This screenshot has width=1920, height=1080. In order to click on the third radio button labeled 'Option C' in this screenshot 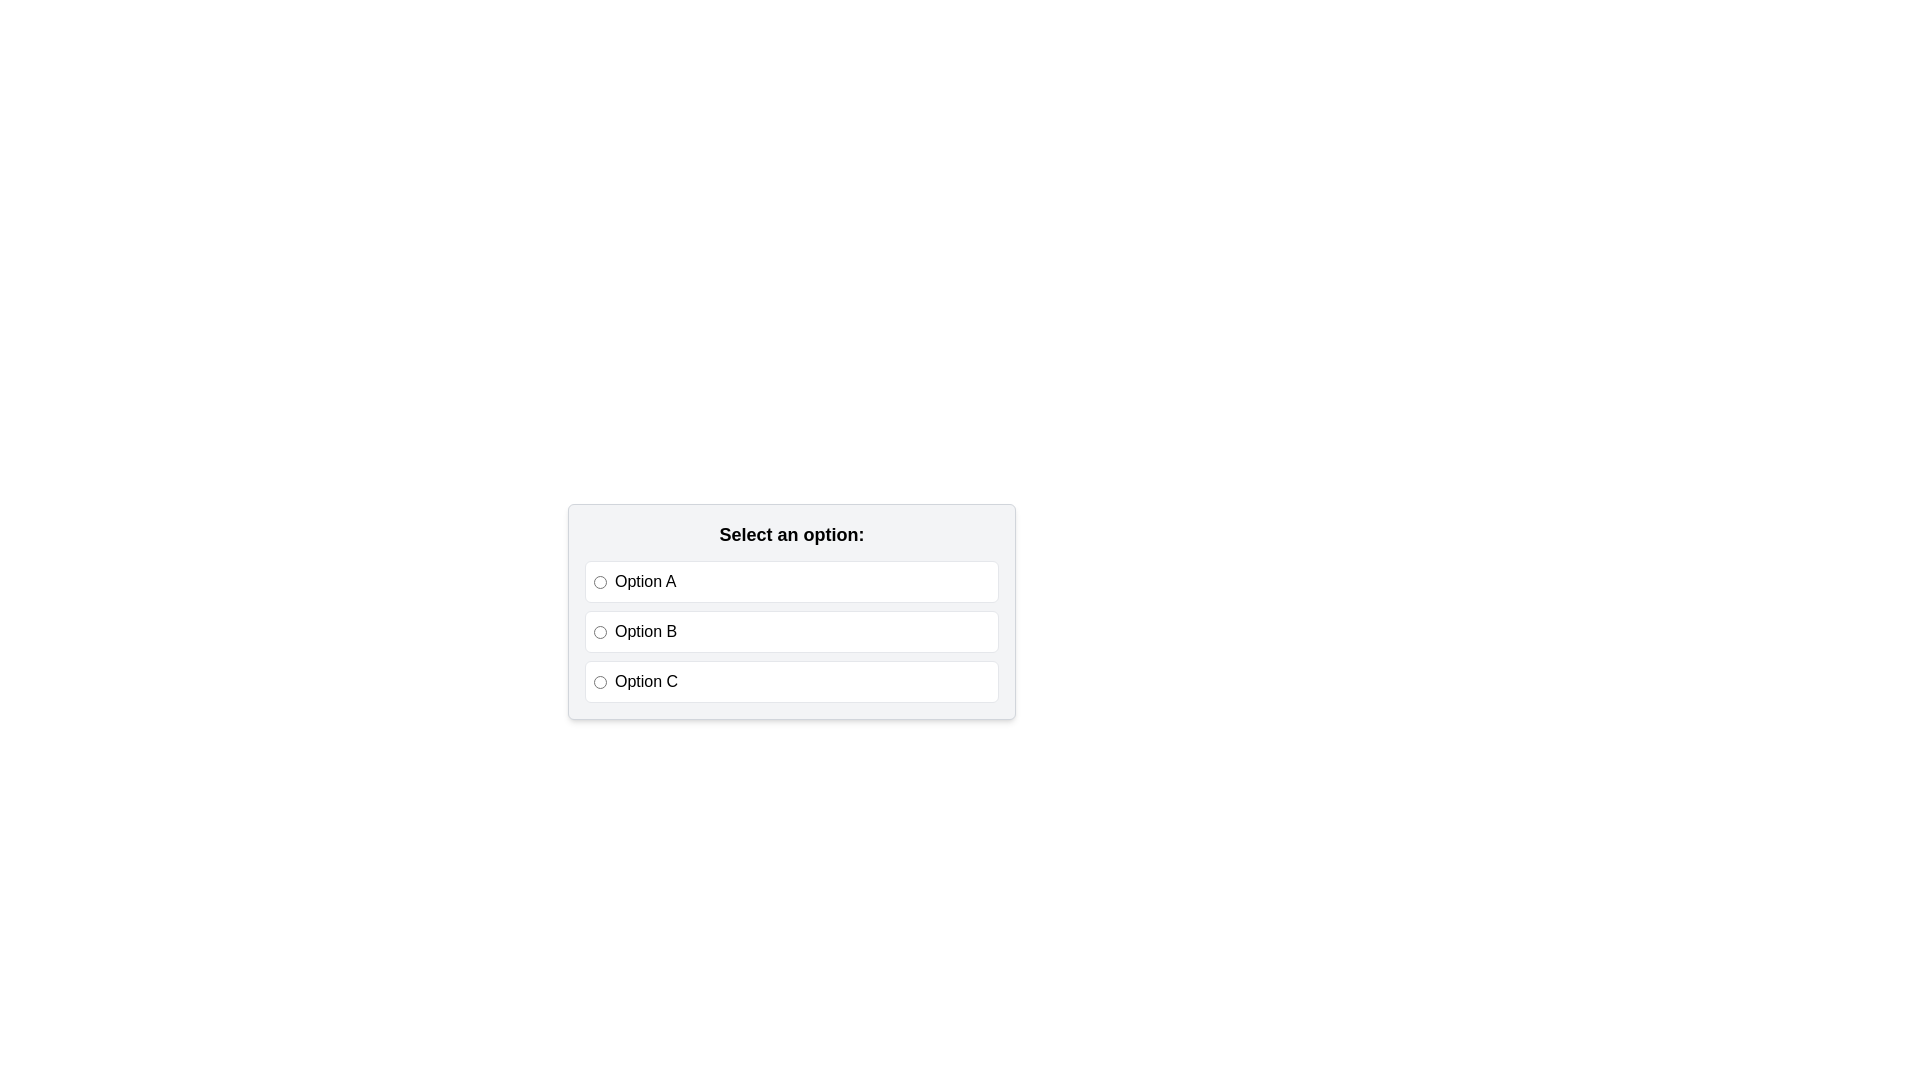, I will do `click(599, 681)`.